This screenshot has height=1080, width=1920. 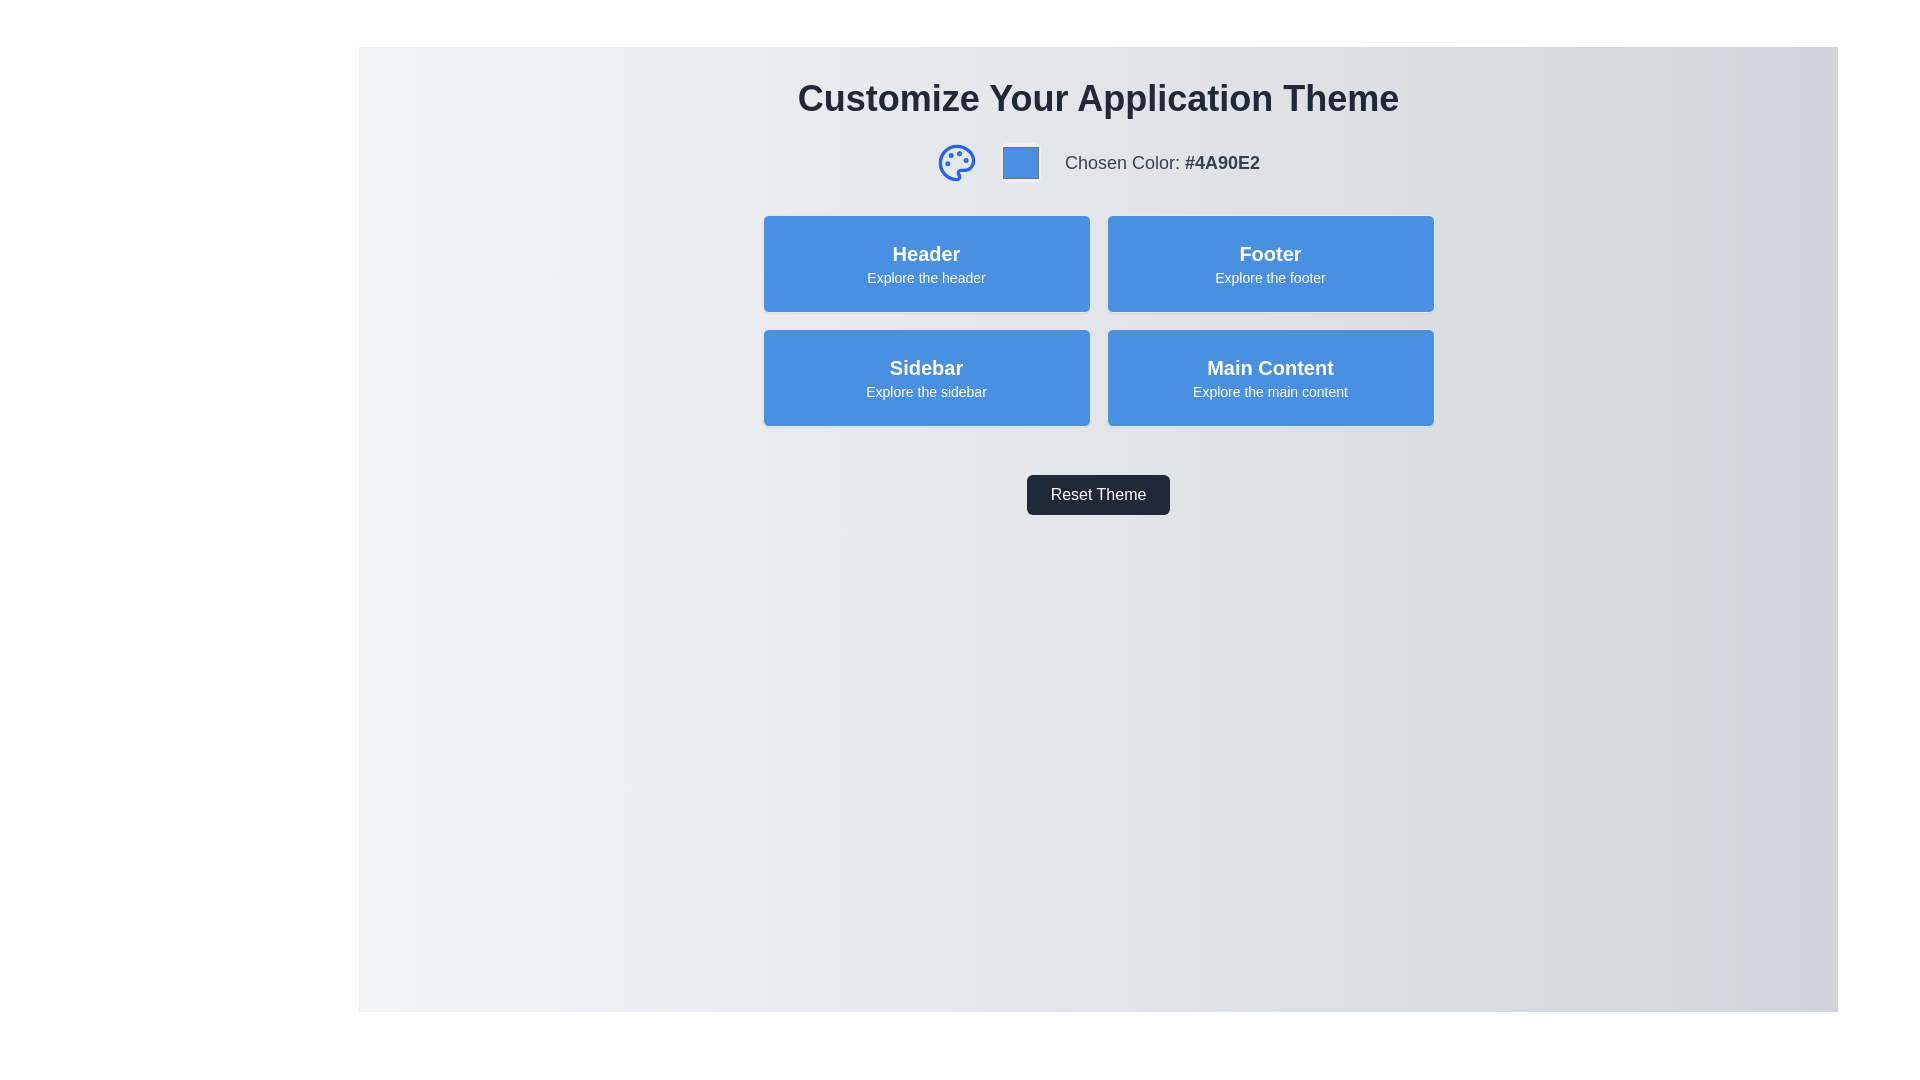 I want to click on the square color selection box with a blue fill and rounded corners, so click(x=1020, y=161).